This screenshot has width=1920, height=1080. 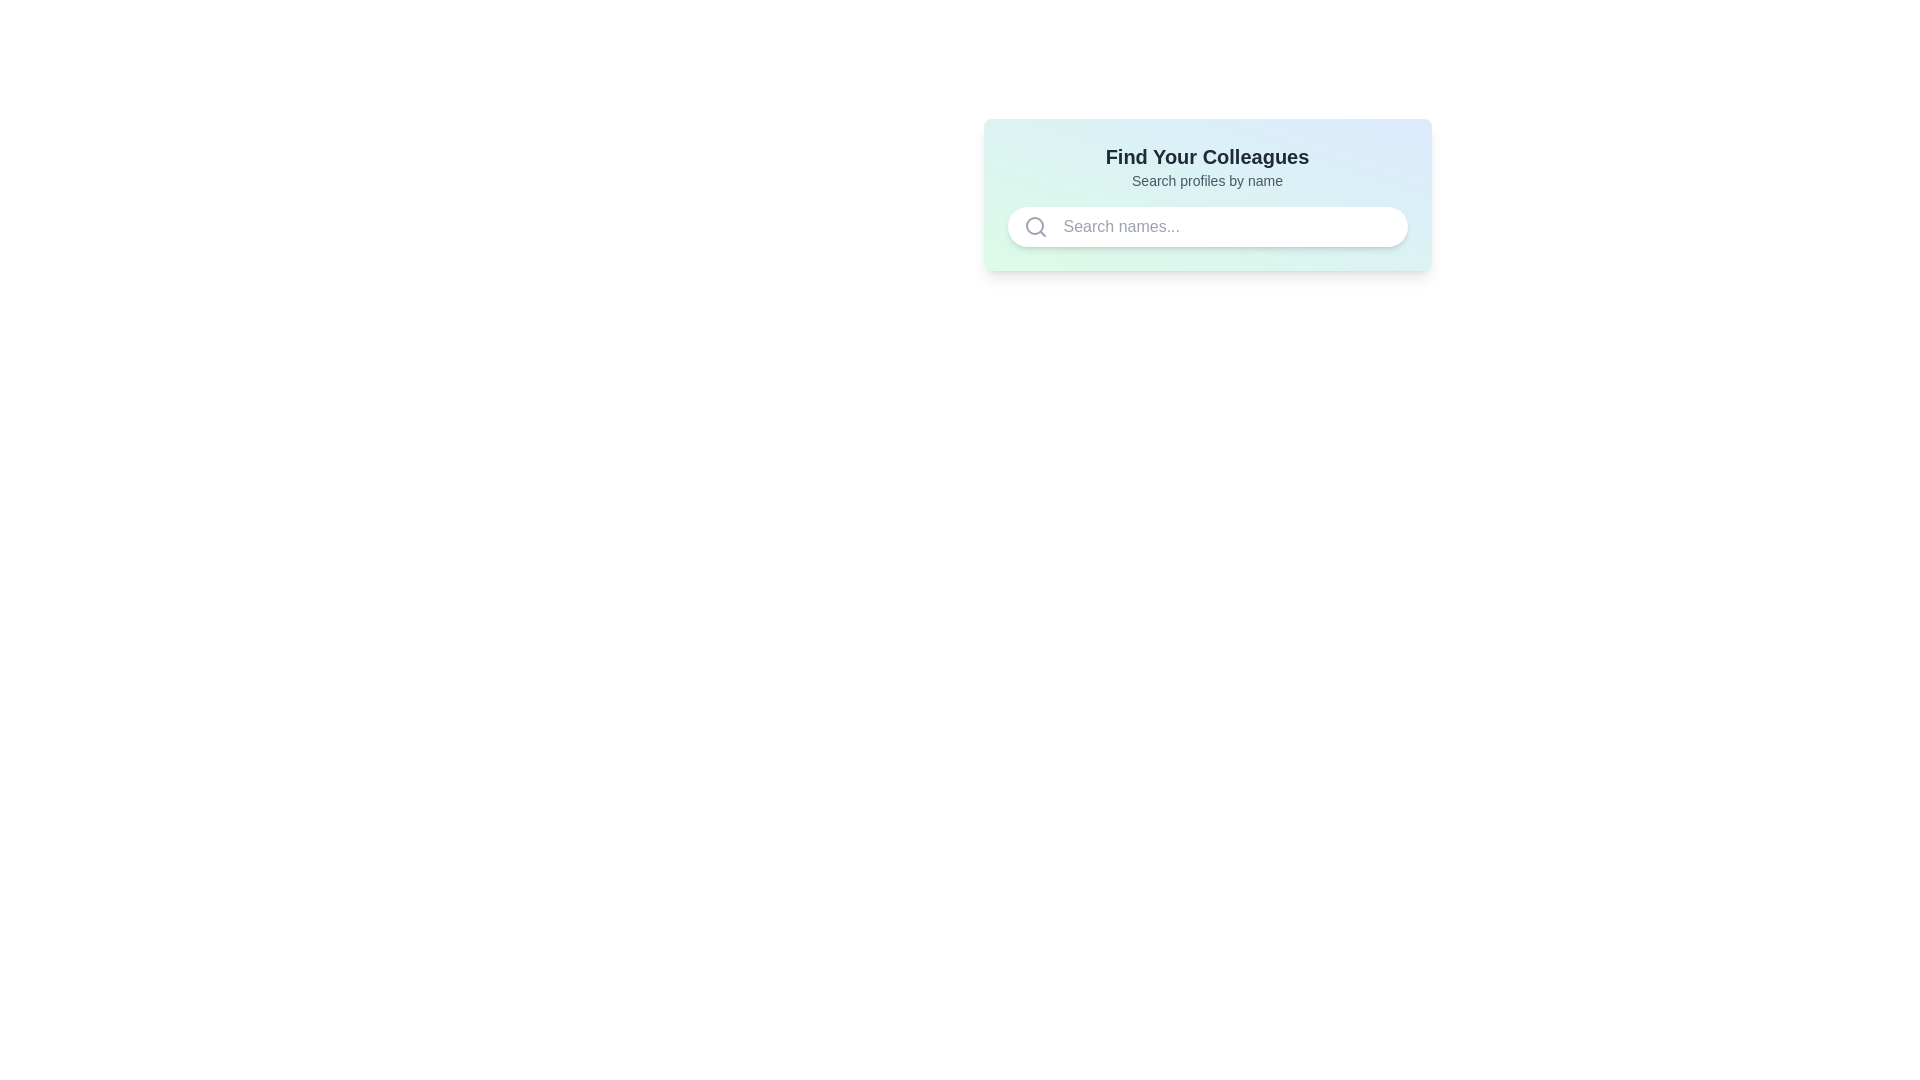 I want to click on the search icon located within the search interface card that allows users to search for names, so click(x=1206, y=195).